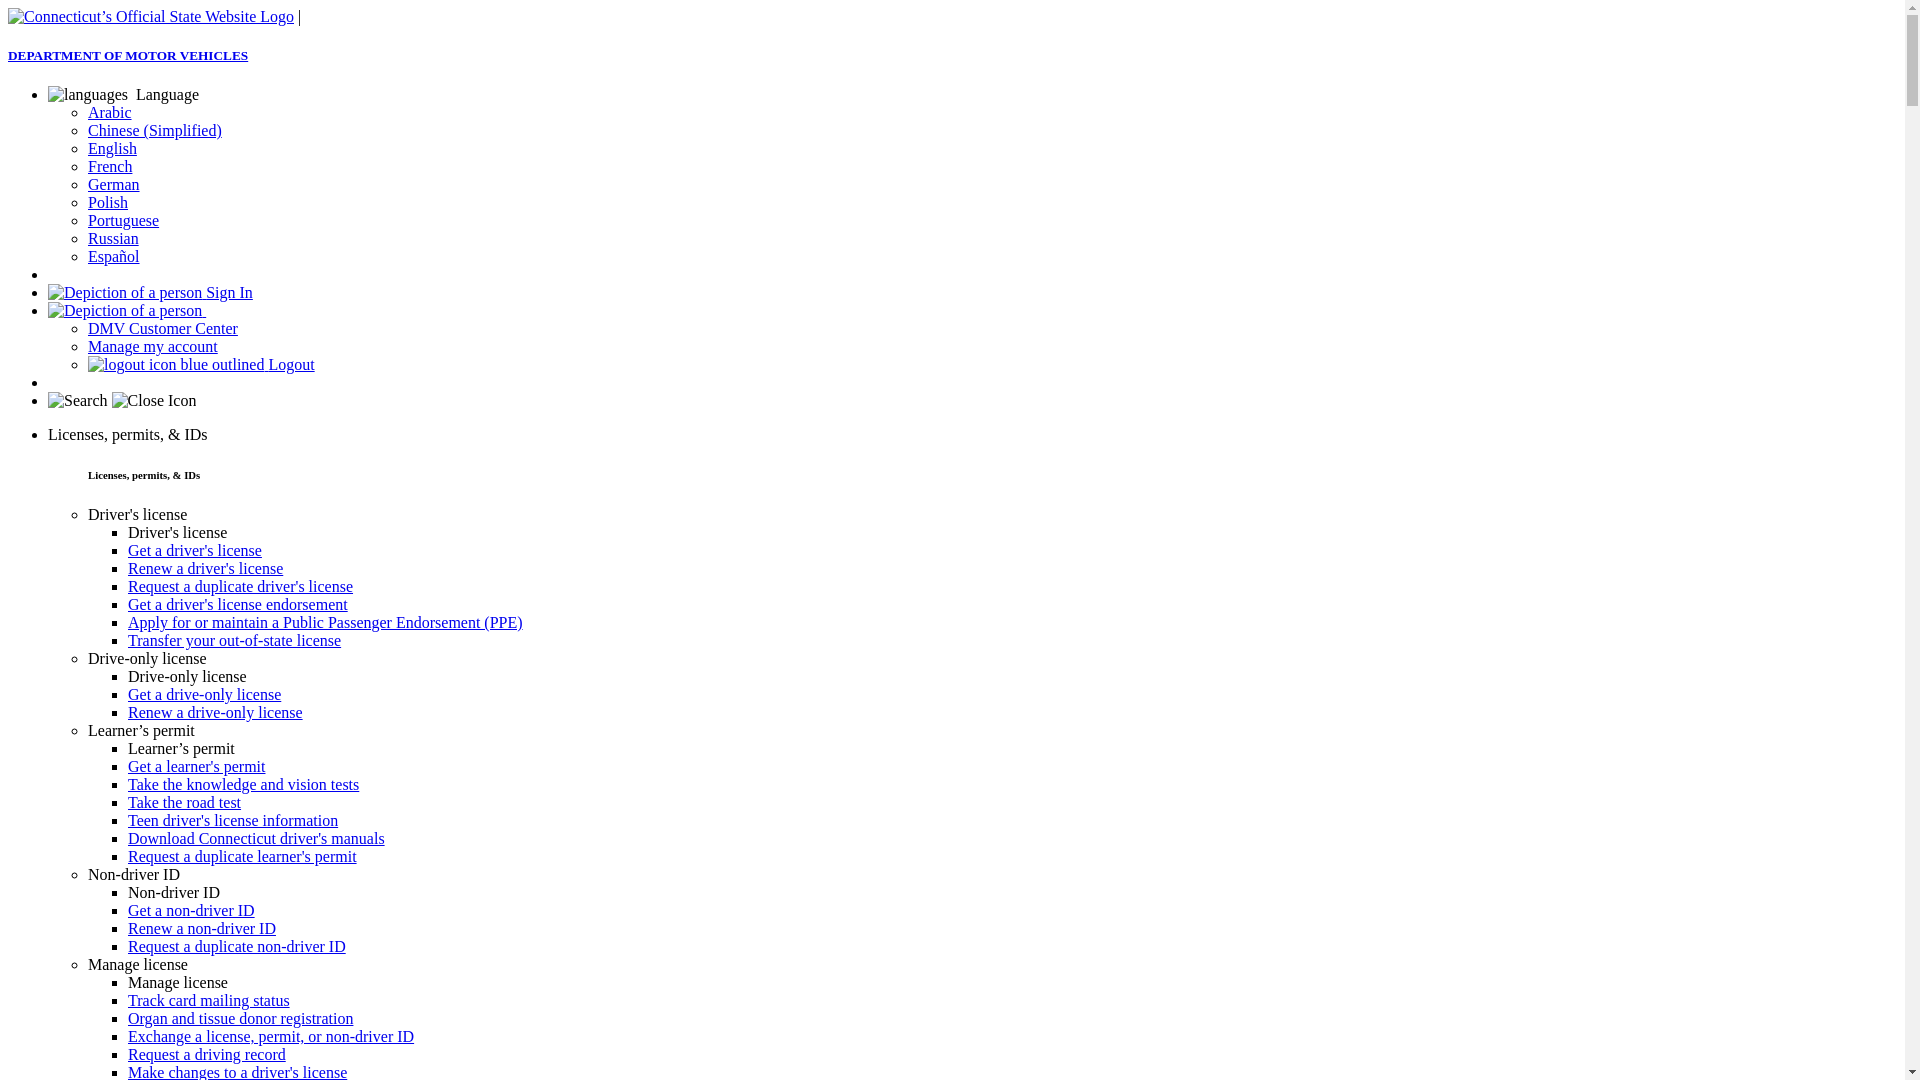  What do you see at coordinates (242, 783) in the screenshot?
I see `'Take the knowledge and vision tests'` at bounding box center [242, 783].